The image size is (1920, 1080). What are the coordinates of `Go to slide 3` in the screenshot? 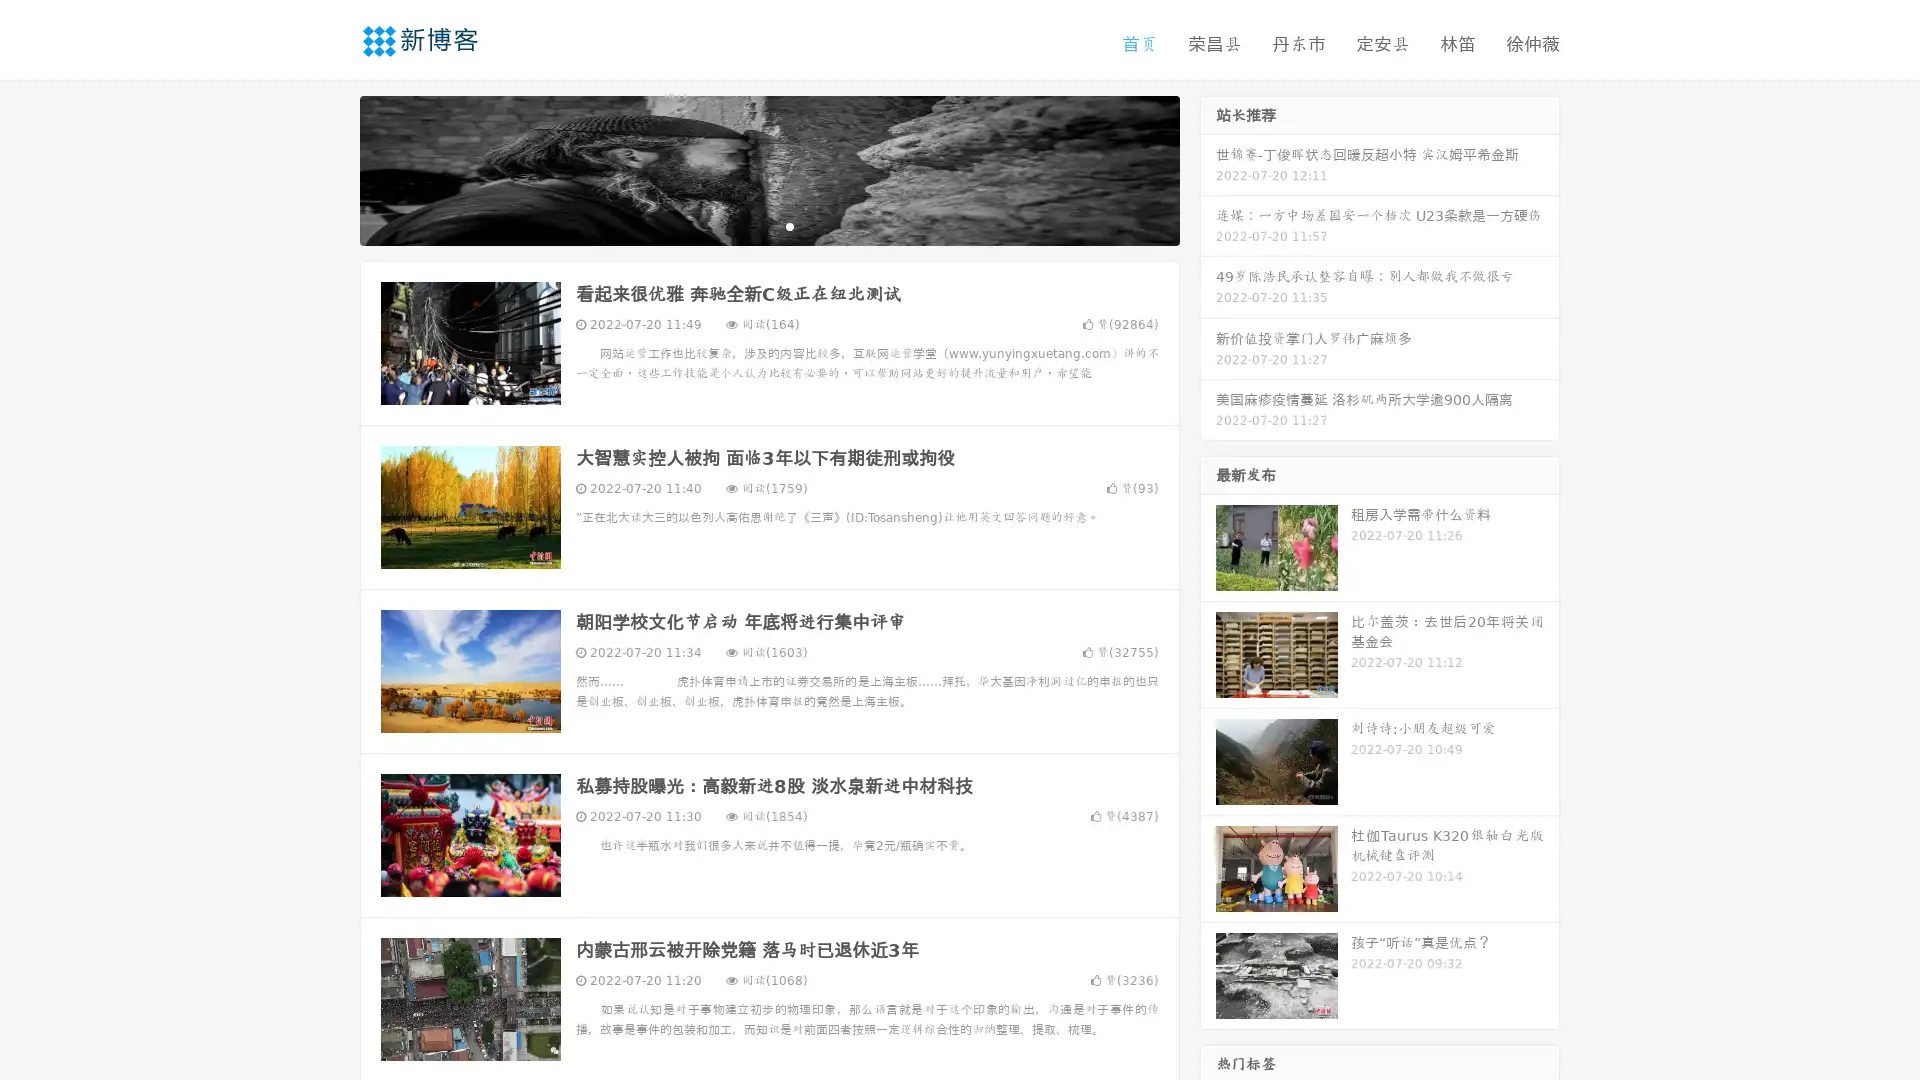 It's located at (789, 225).